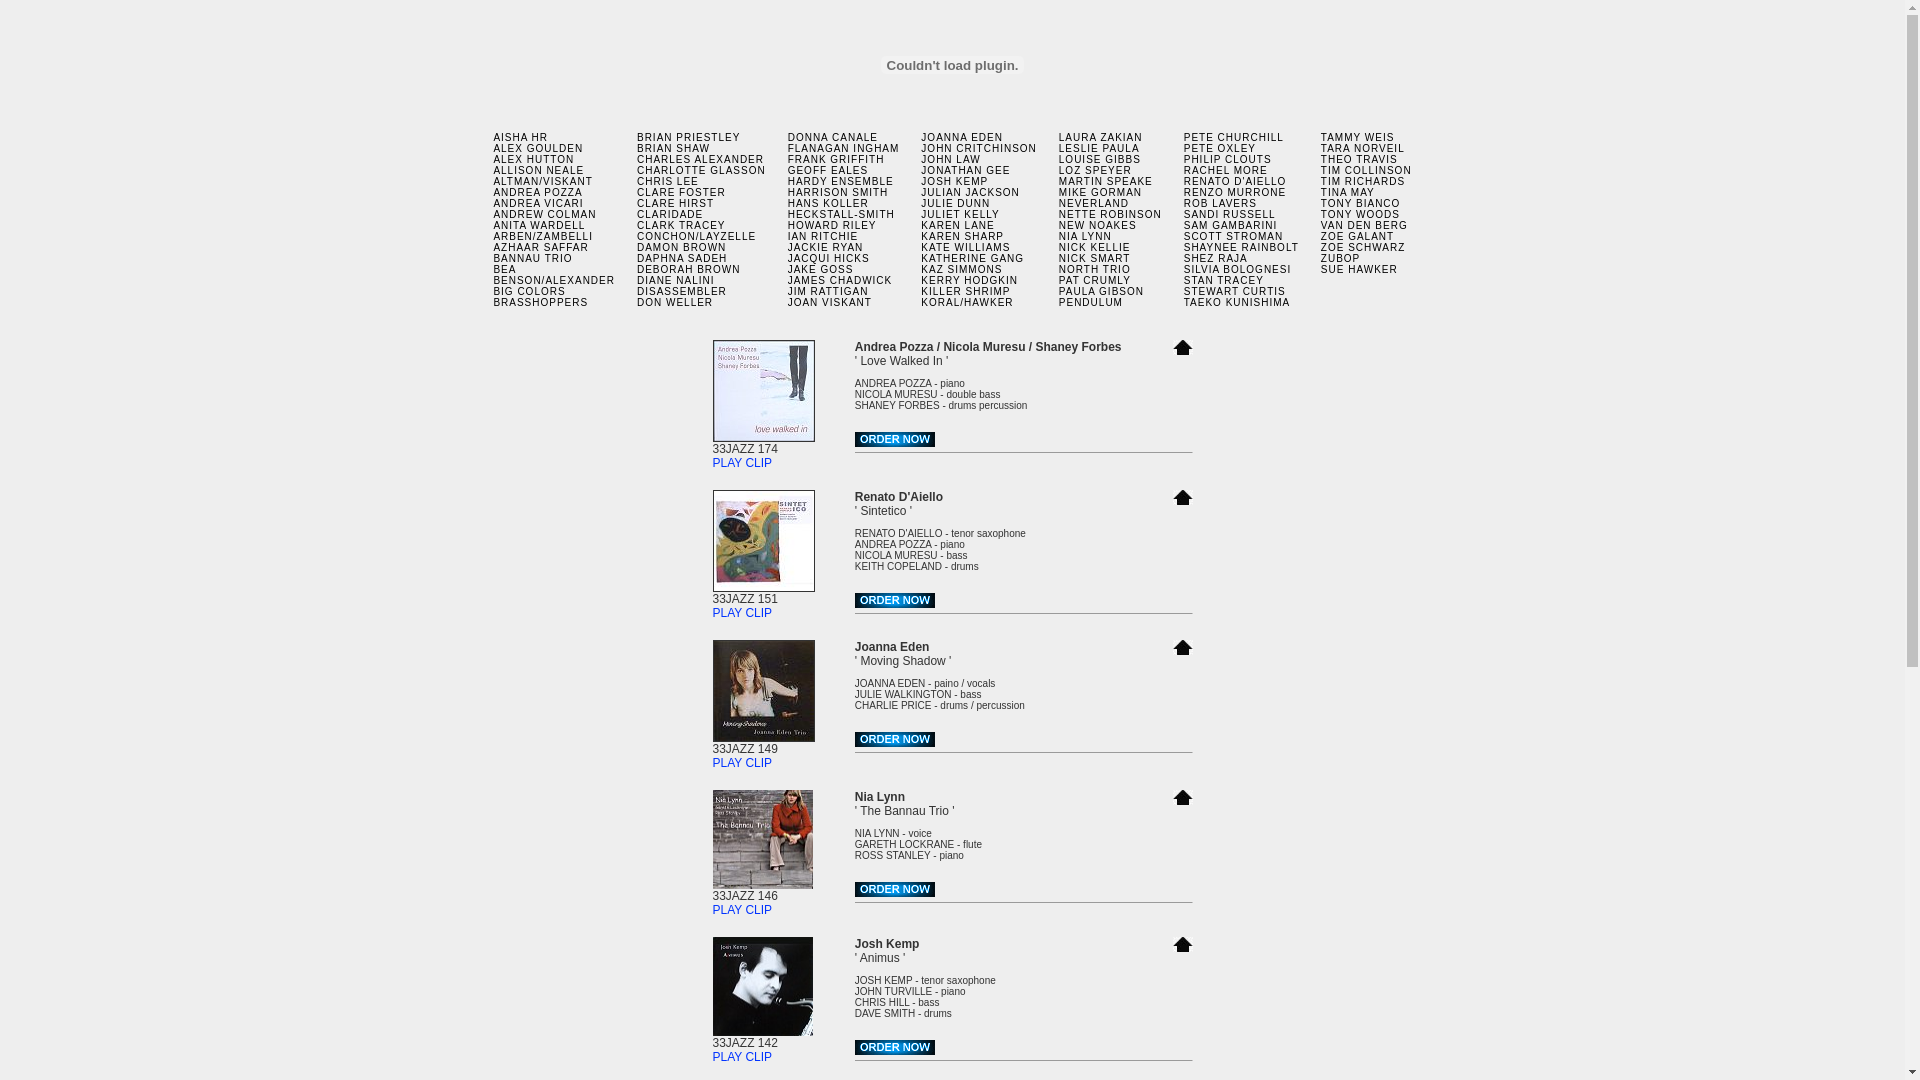 Image resolution: width=1920 pixels, height=1080 pixels. I want to click on 'TONY WOODS', so click(1360, 214).